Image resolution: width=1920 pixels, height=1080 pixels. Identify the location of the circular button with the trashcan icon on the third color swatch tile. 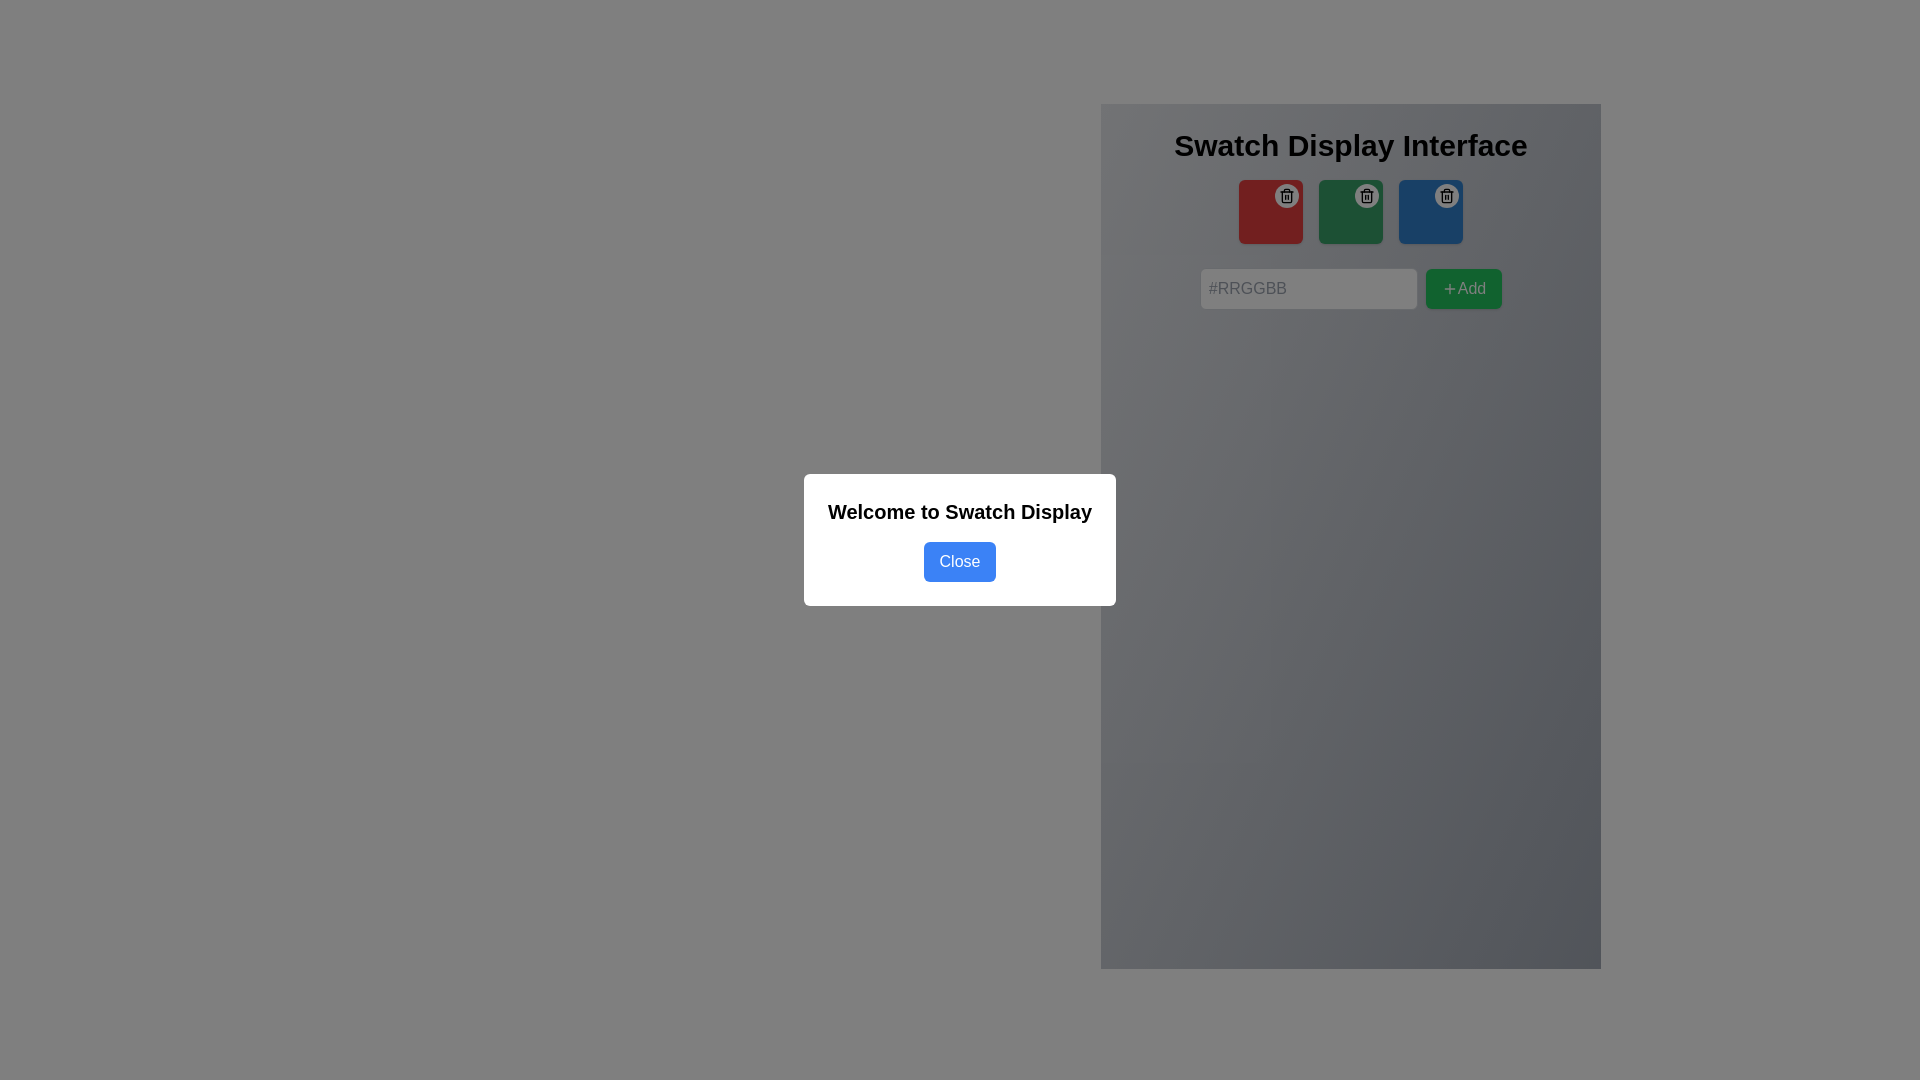
(1429, 212).